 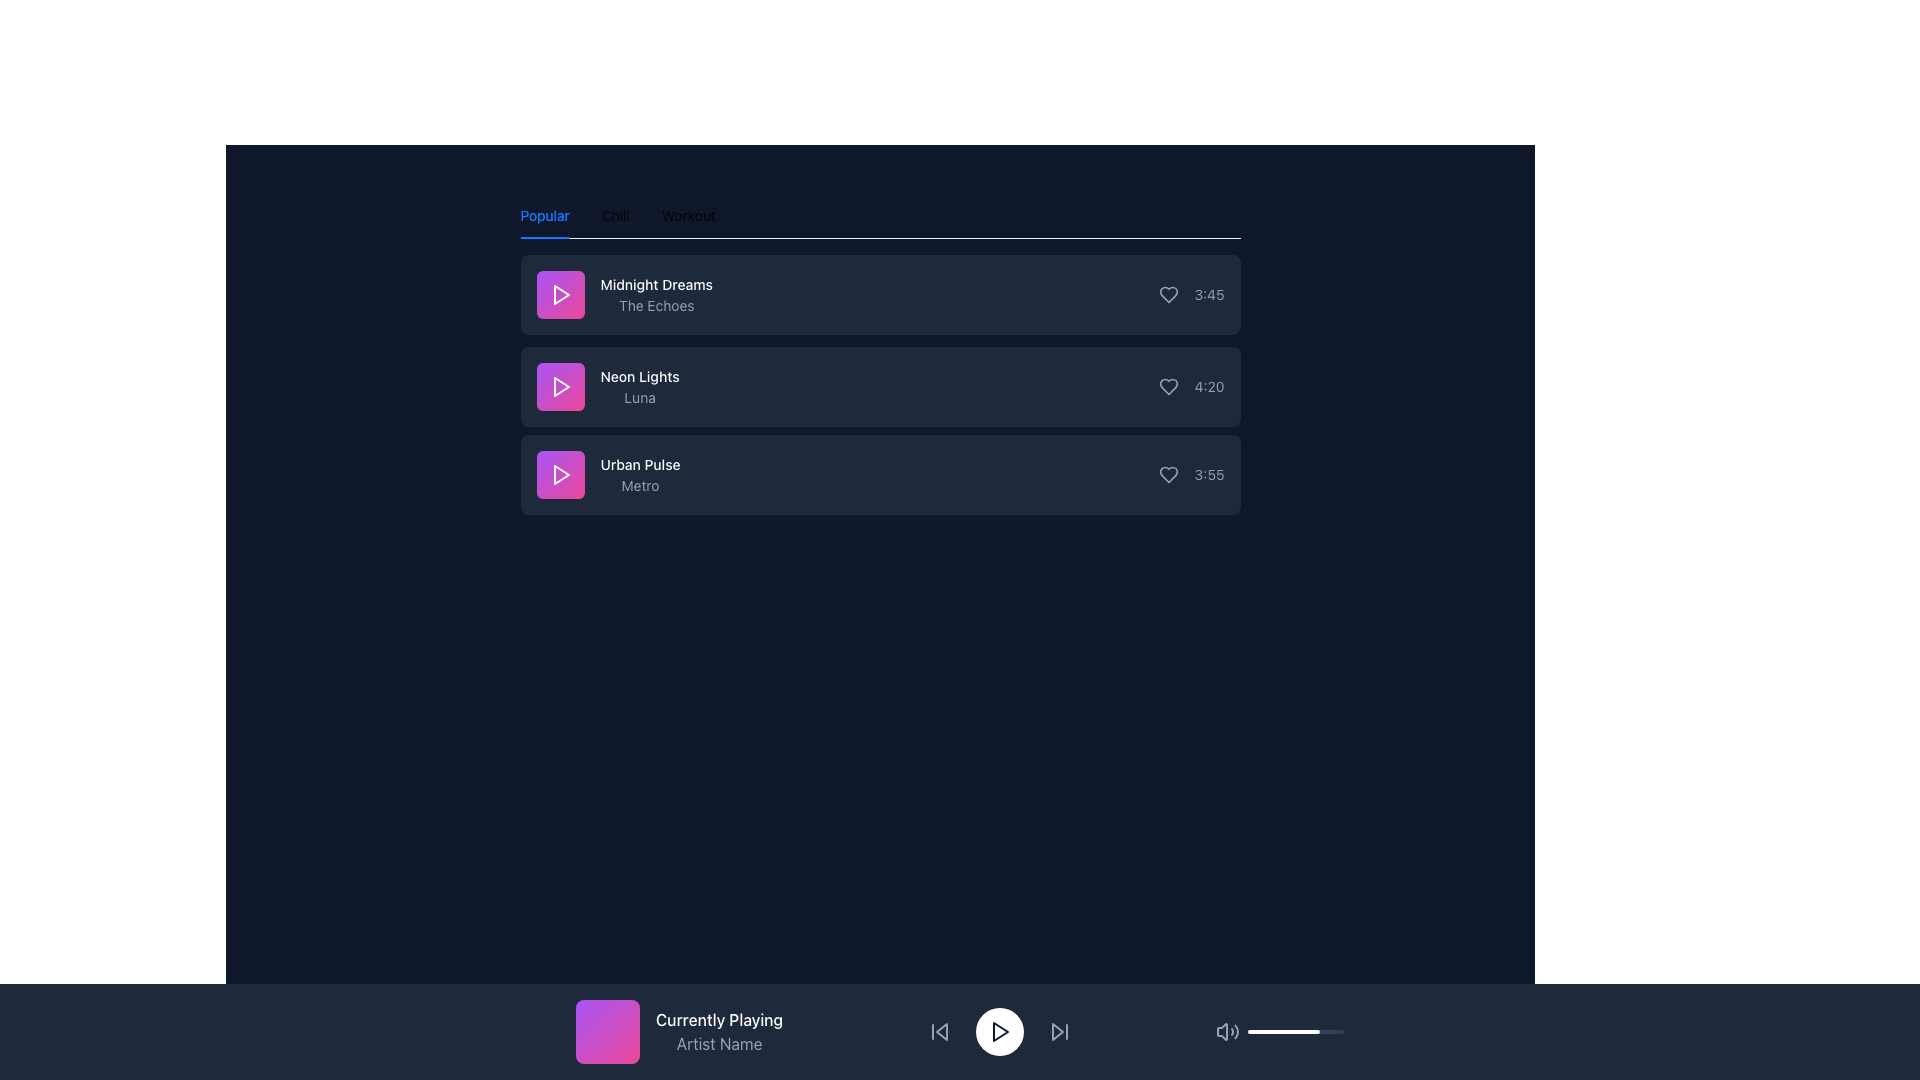 I want to click on the active tab in the navigation tab bar located at the top of the content section to interact with the displayed content, so click(x=880, y=216).